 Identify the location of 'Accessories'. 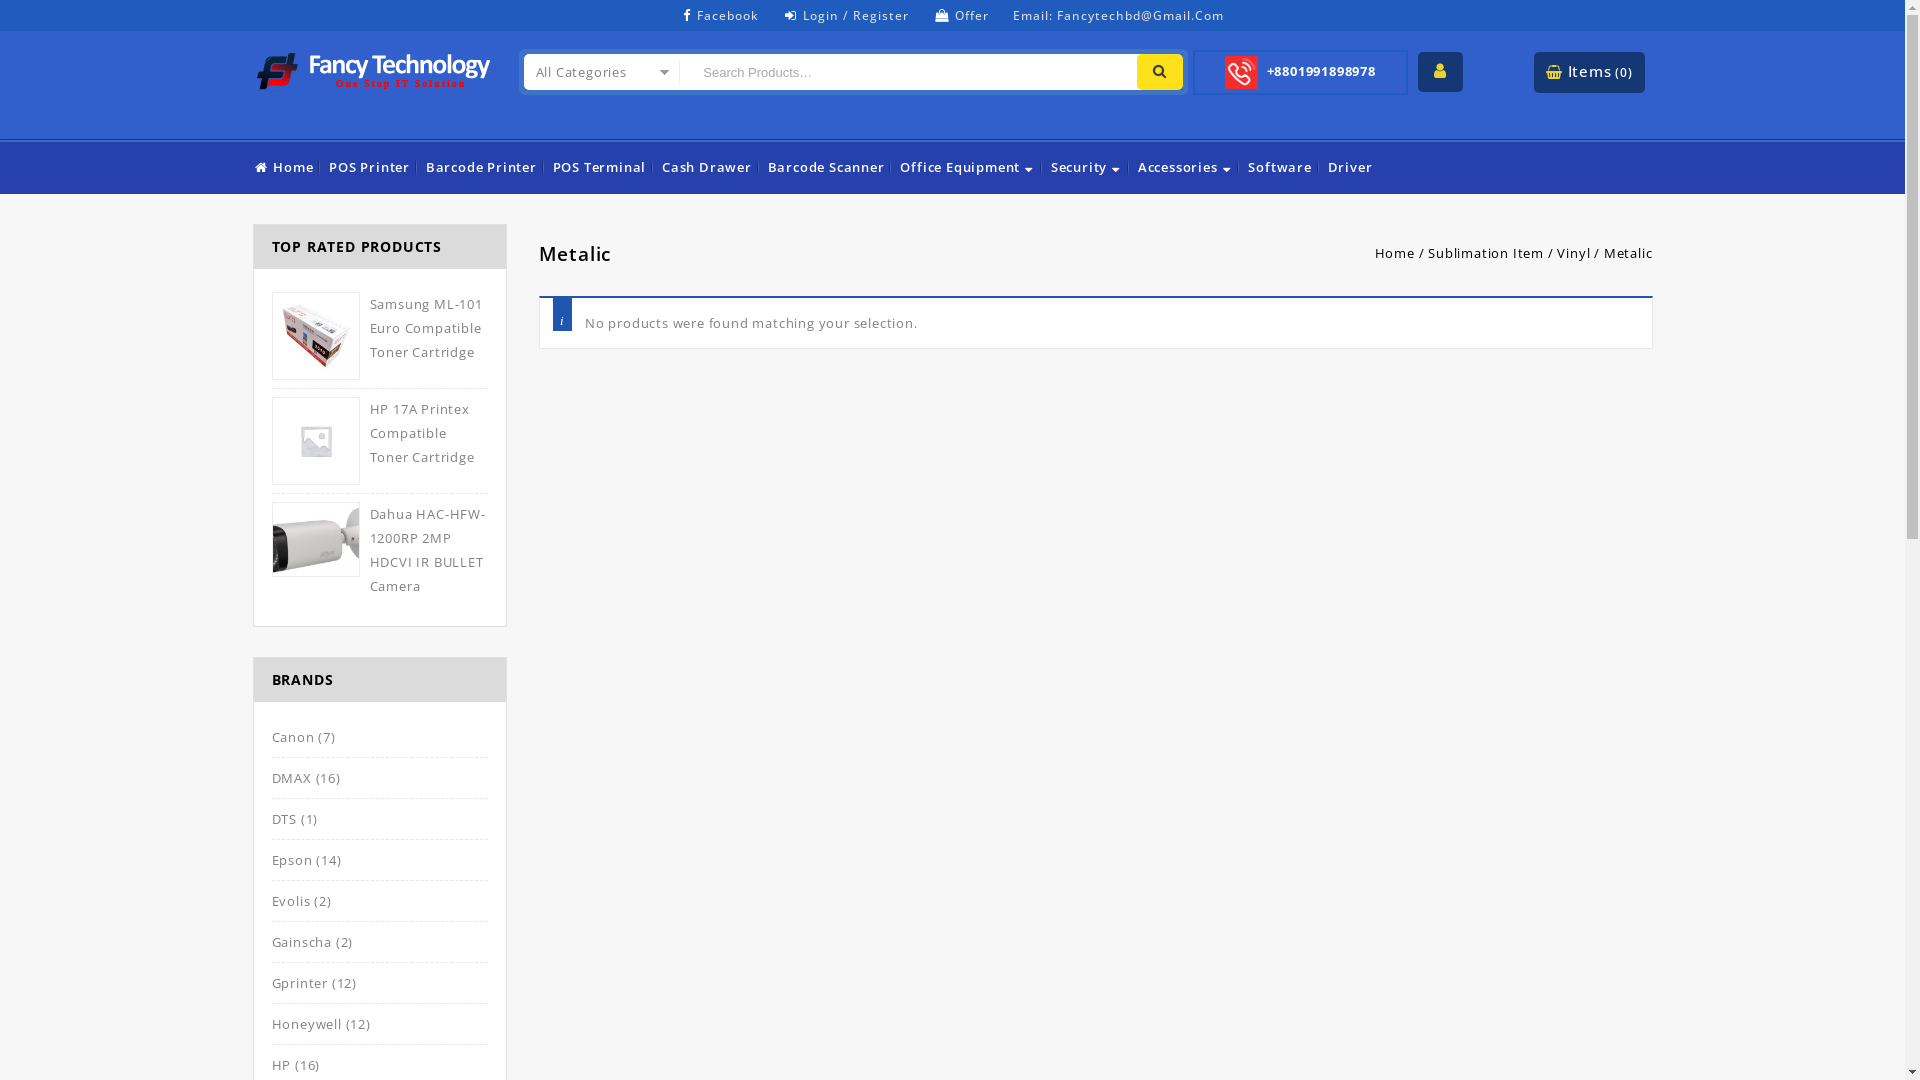
(1185, 165).